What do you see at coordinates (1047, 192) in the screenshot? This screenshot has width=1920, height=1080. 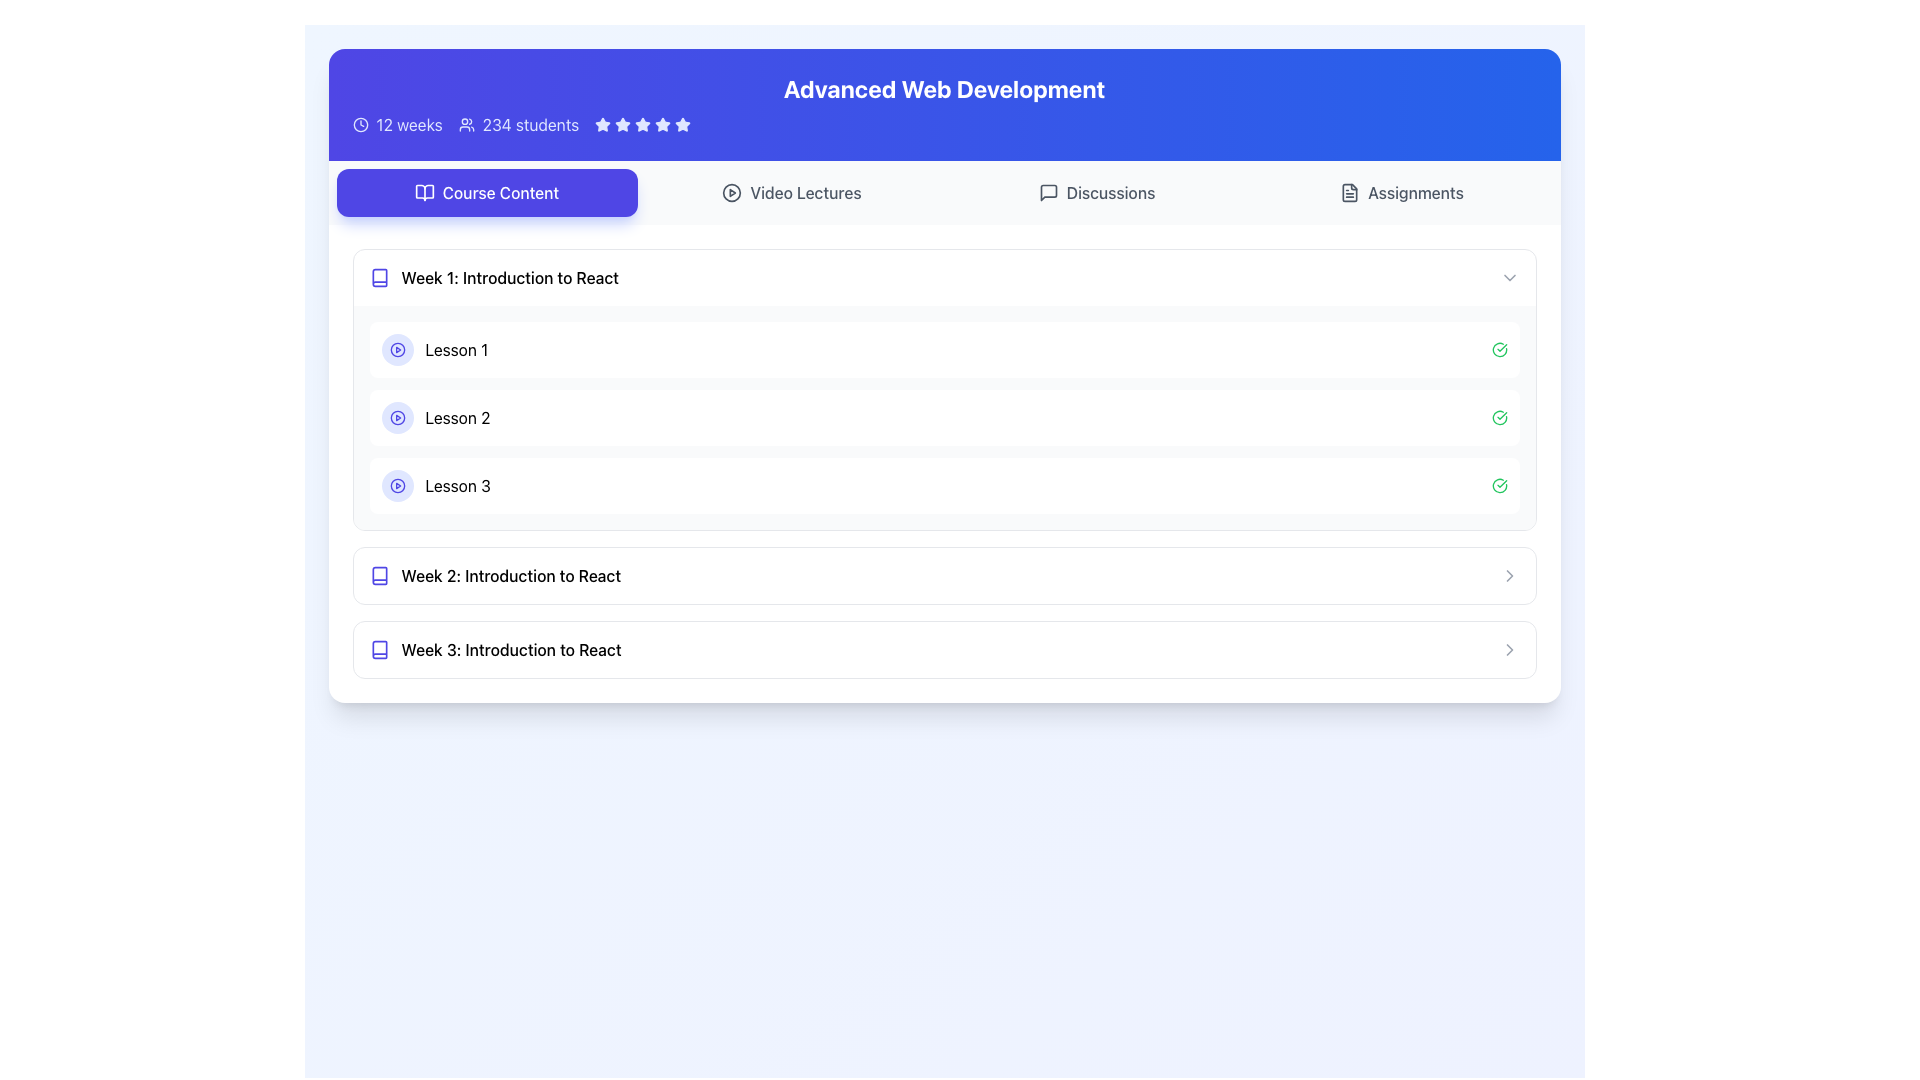 I see `the message box icon located in the header area of the page, aligned with the 'Discussions' label` at bounding box center [1047, 192].